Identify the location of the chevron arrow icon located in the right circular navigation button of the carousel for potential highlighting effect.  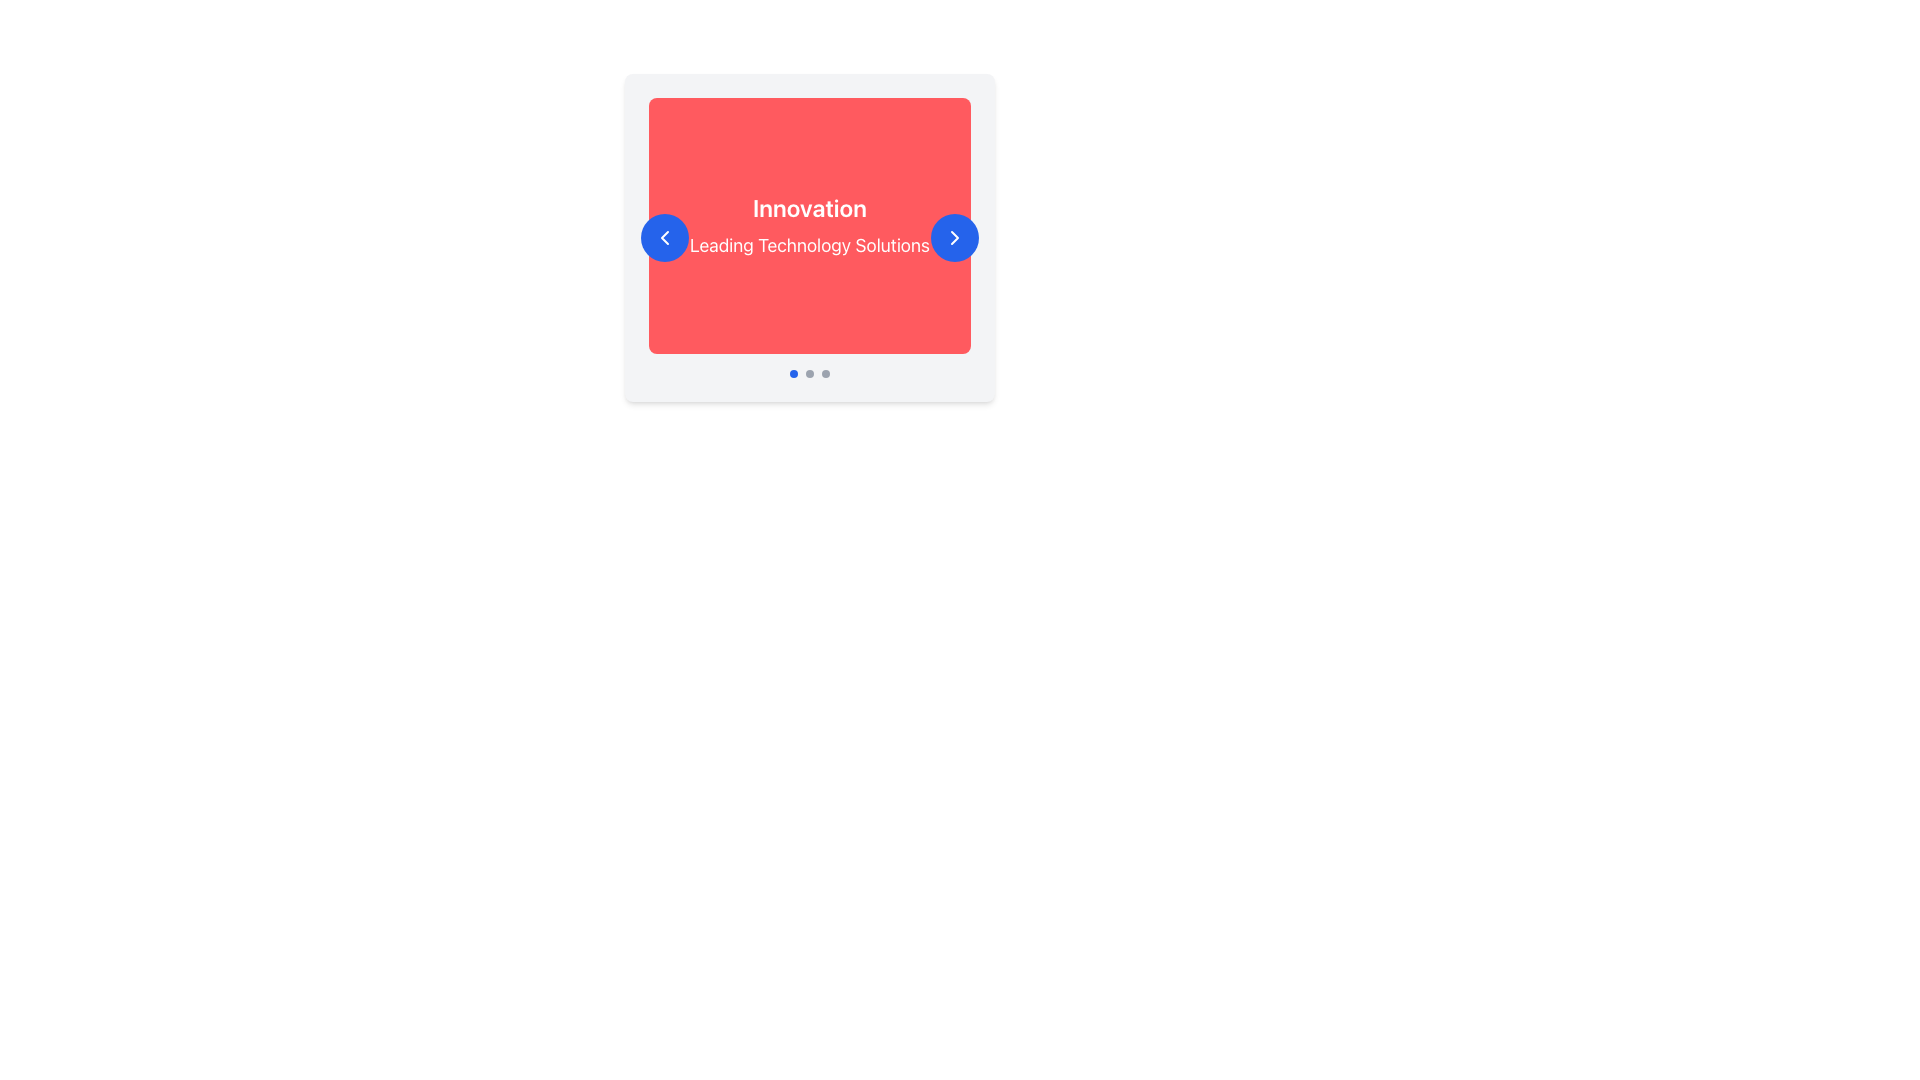
(954, 237).